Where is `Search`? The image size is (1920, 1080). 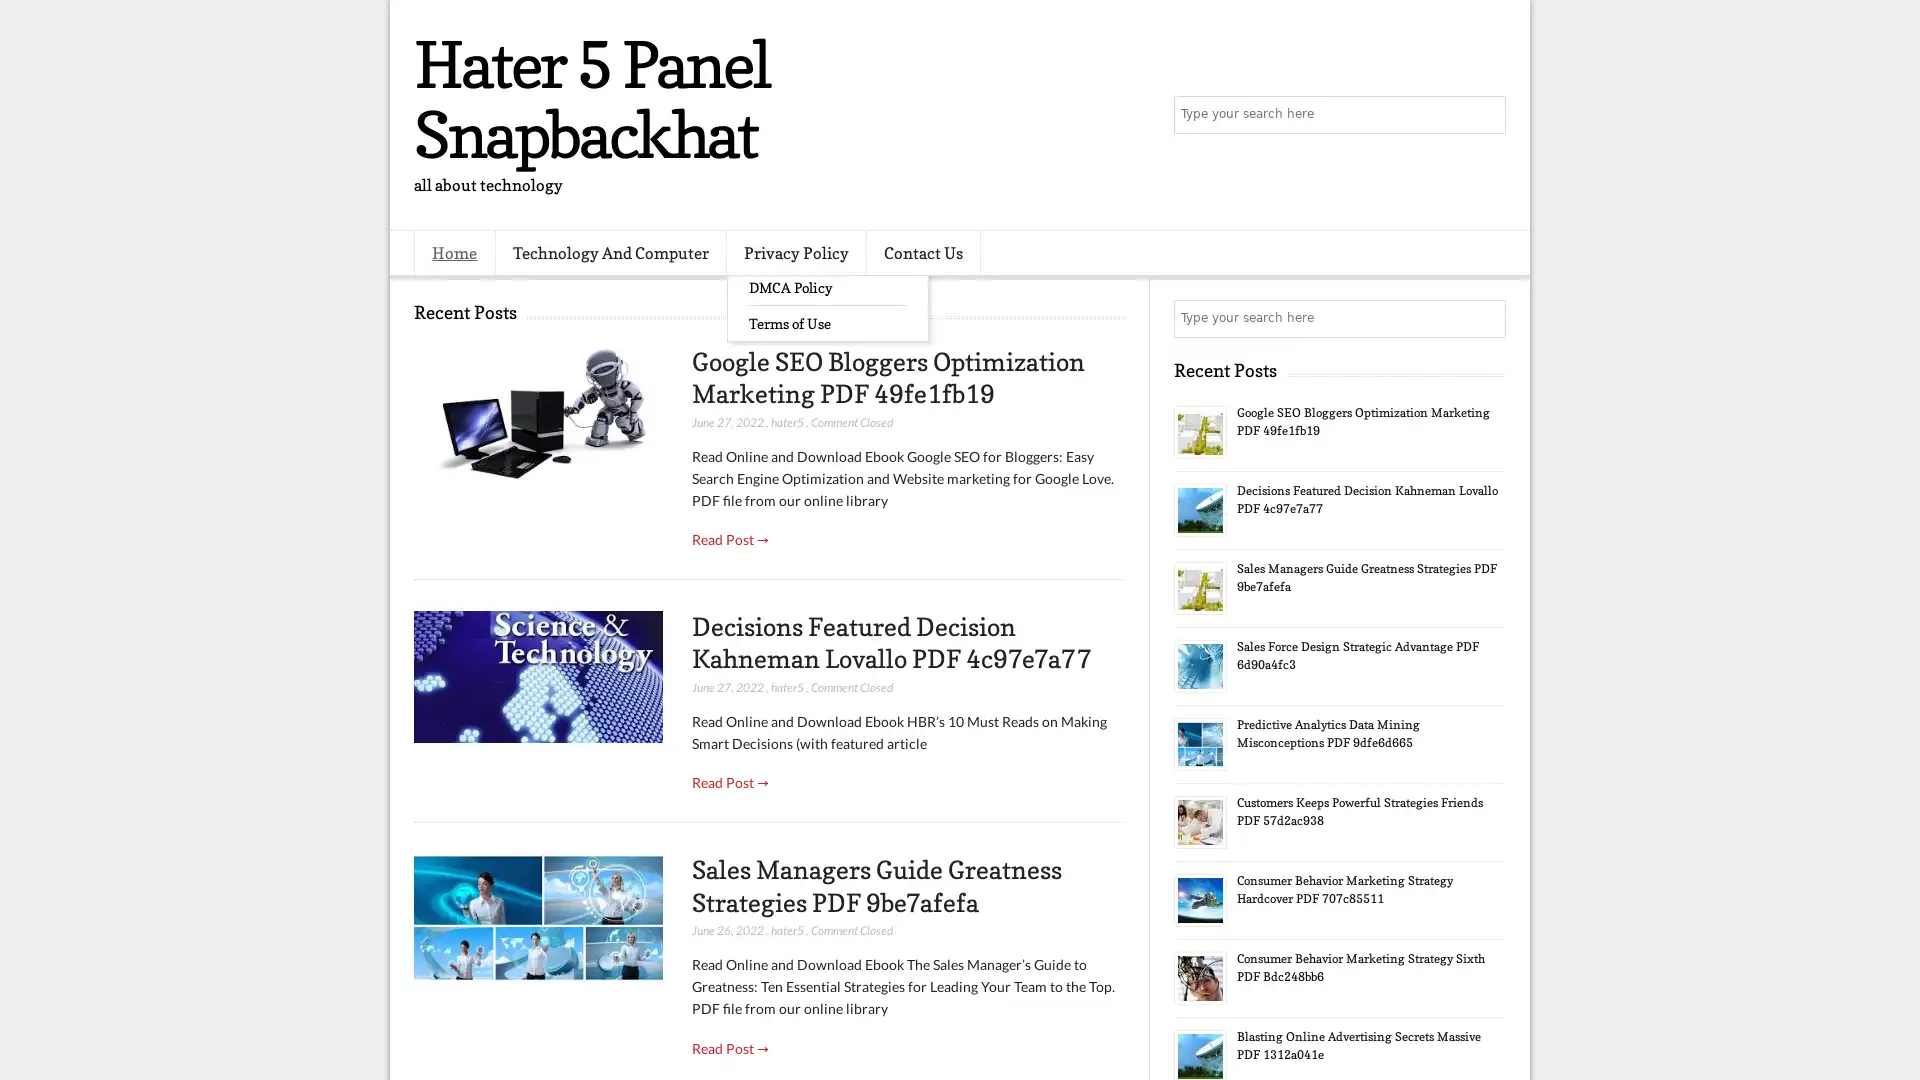
Search is located at coordinates (1485, 115).